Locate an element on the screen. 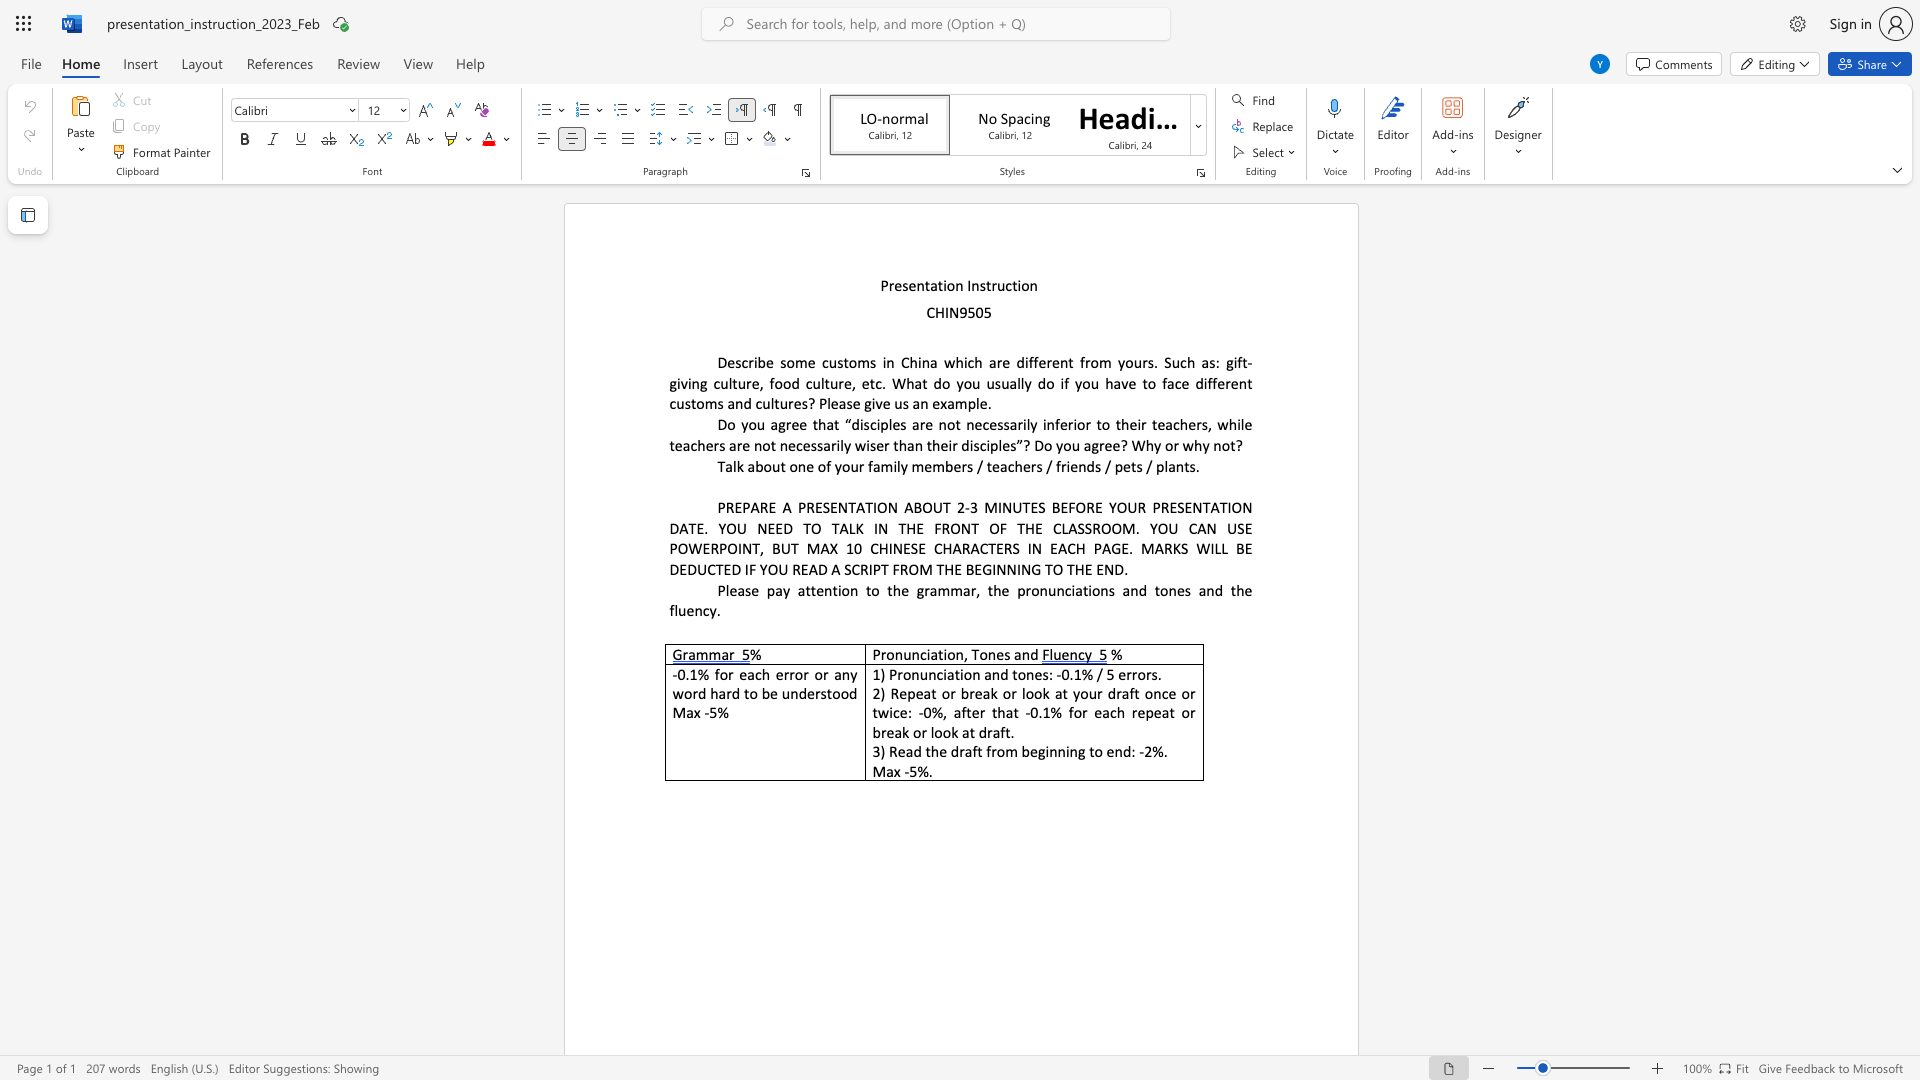 The width and height of the screenshot is (1920, 1080). the subset text "0%, after that -0.1" within the text "2) Repeat or break or look at your draft once or twice: -0%, after that -0.1% for each repeat or break or look at draft." is located at coordinates (922, 711).